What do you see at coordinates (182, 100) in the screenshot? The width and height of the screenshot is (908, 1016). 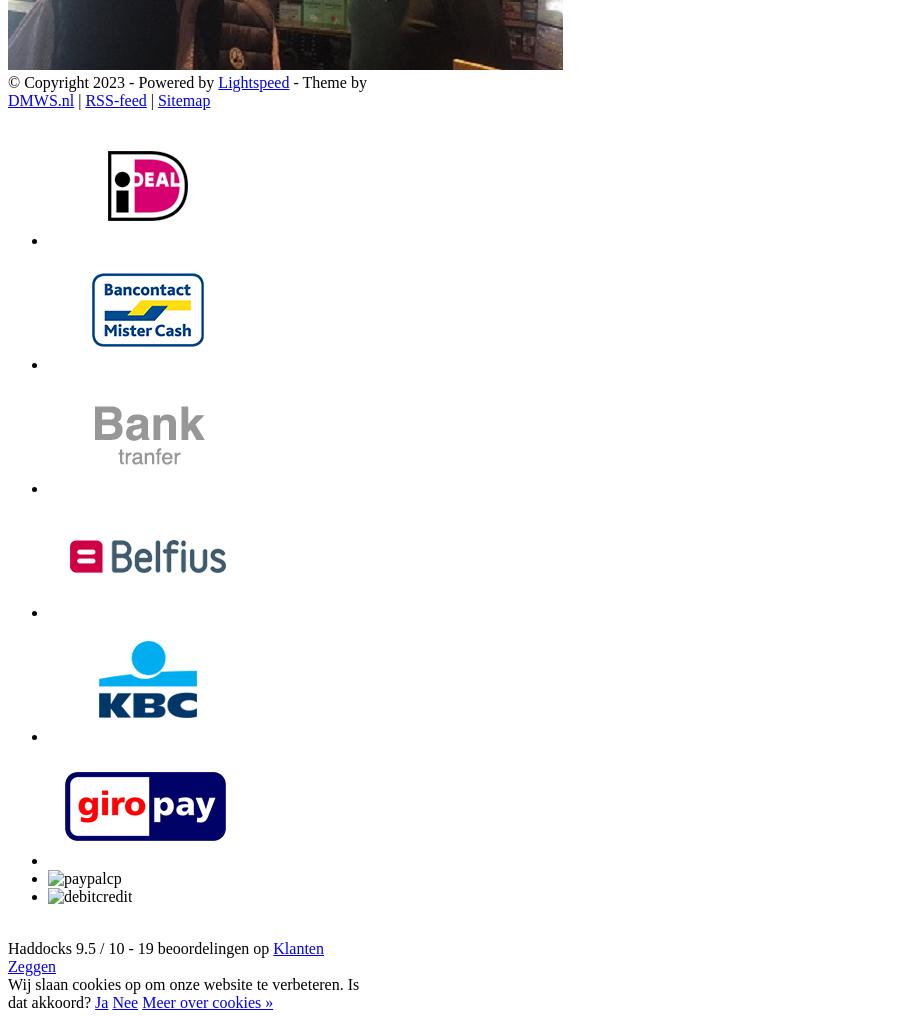 I see `'Sitemap'` at bounding box center [182, 100].